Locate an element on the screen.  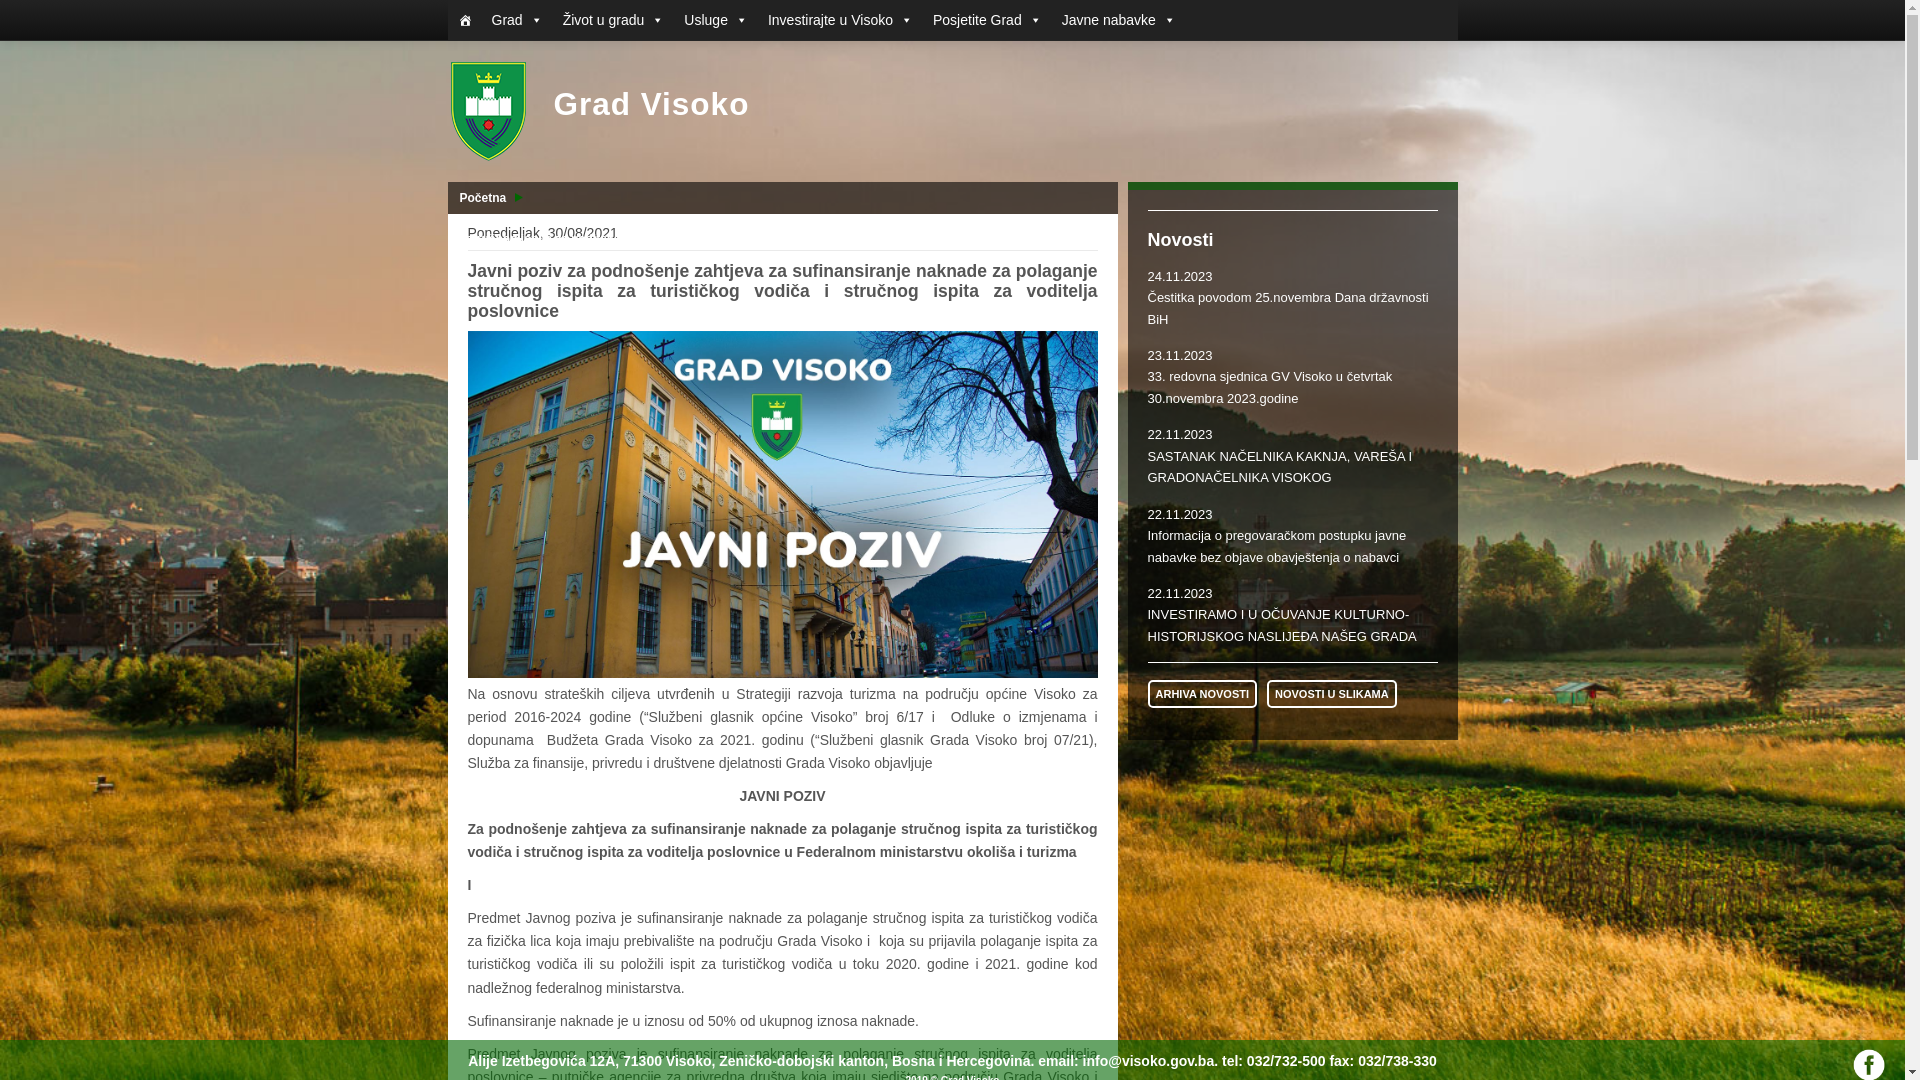
'Grad Visoko' is located at coordinates (598, 110).